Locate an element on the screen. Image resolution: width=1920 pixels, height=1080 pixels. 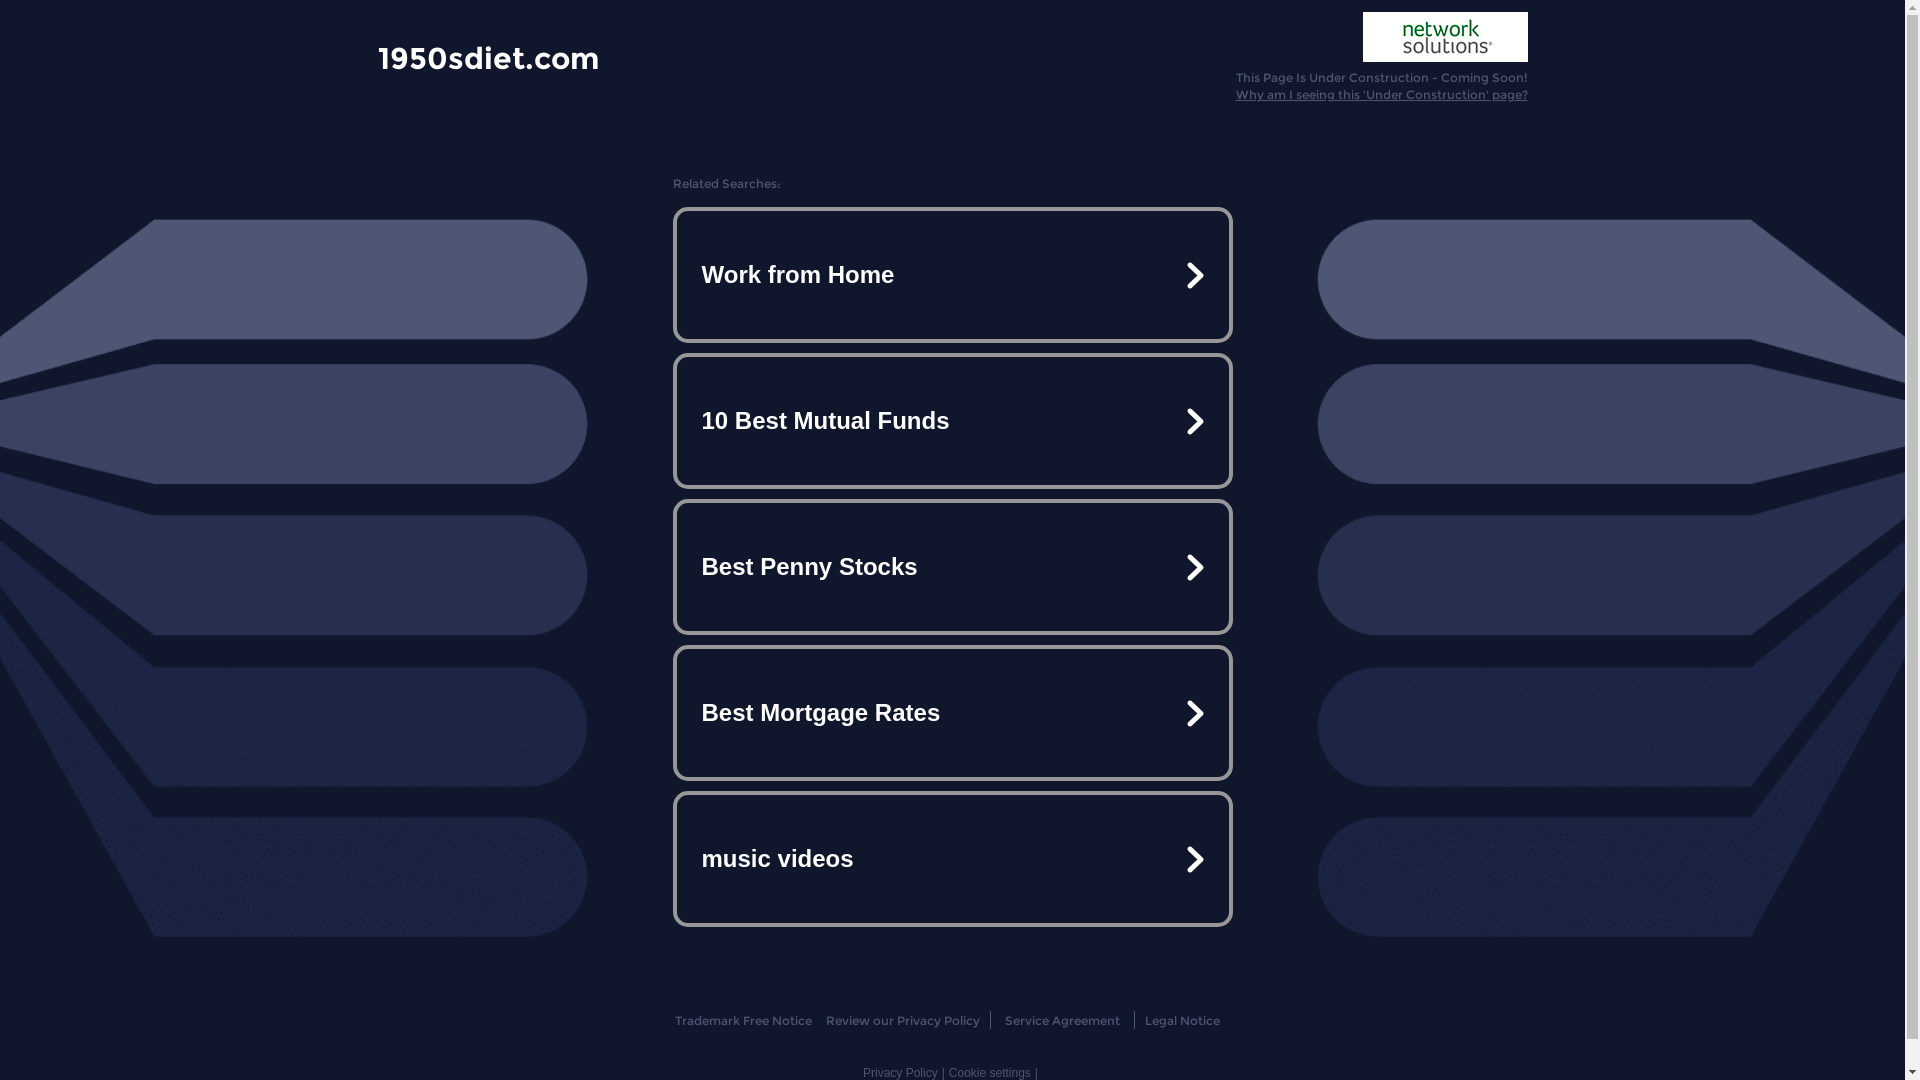
'Legal Notice' is located at coordinates (1182, 1020).